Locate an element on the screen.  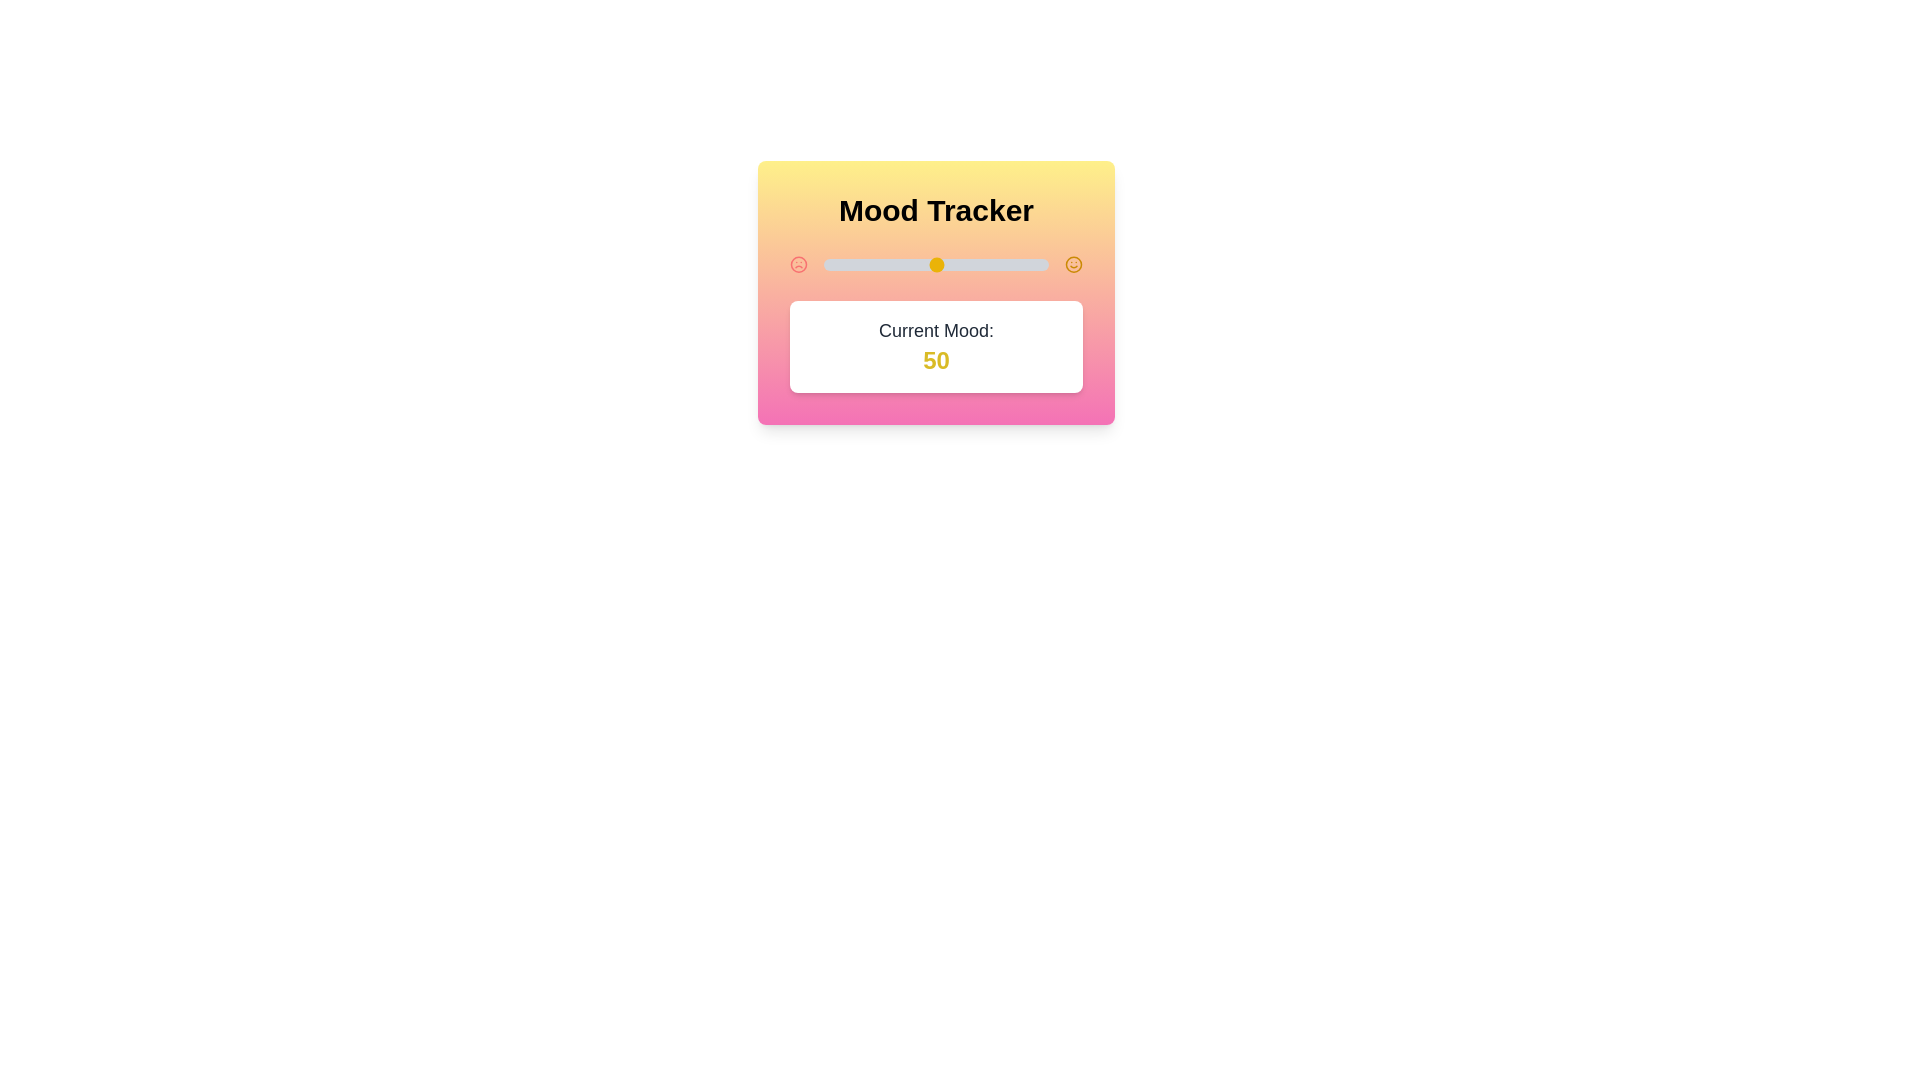
the slider to set the mood value to 2 is located at coordinates (828, 264).